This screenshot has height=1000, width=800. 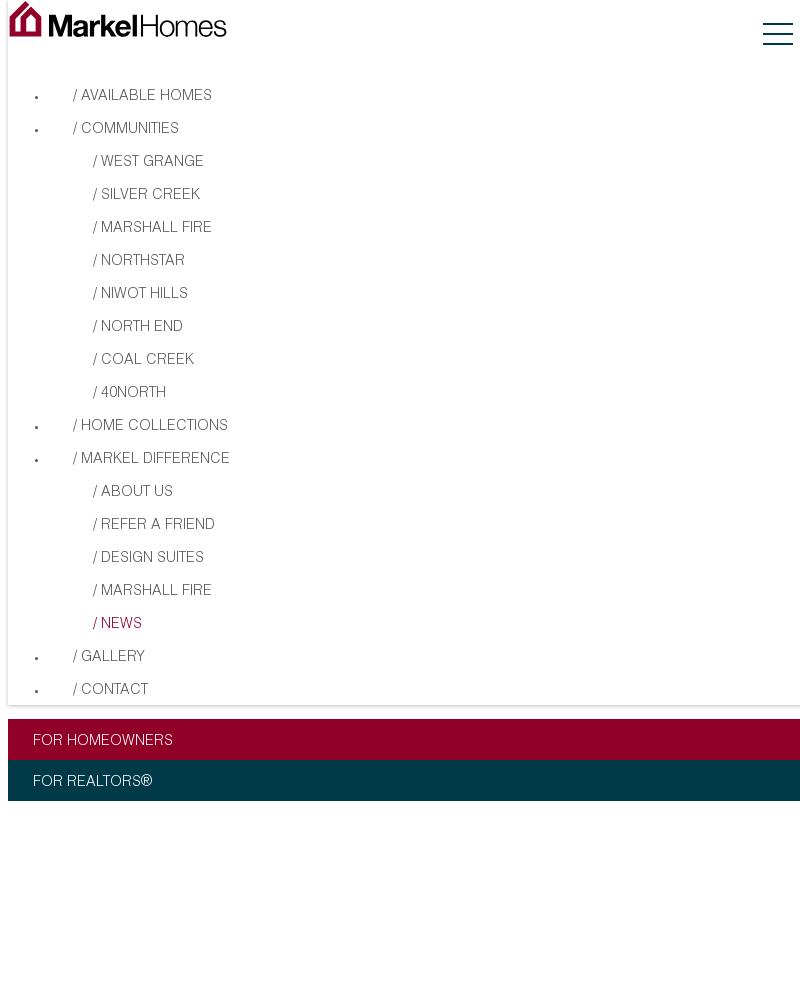 What do you see at coordinates (152, 558) in the screenshot?
I see `'Design Suites'` at bounding box center [152, 558].